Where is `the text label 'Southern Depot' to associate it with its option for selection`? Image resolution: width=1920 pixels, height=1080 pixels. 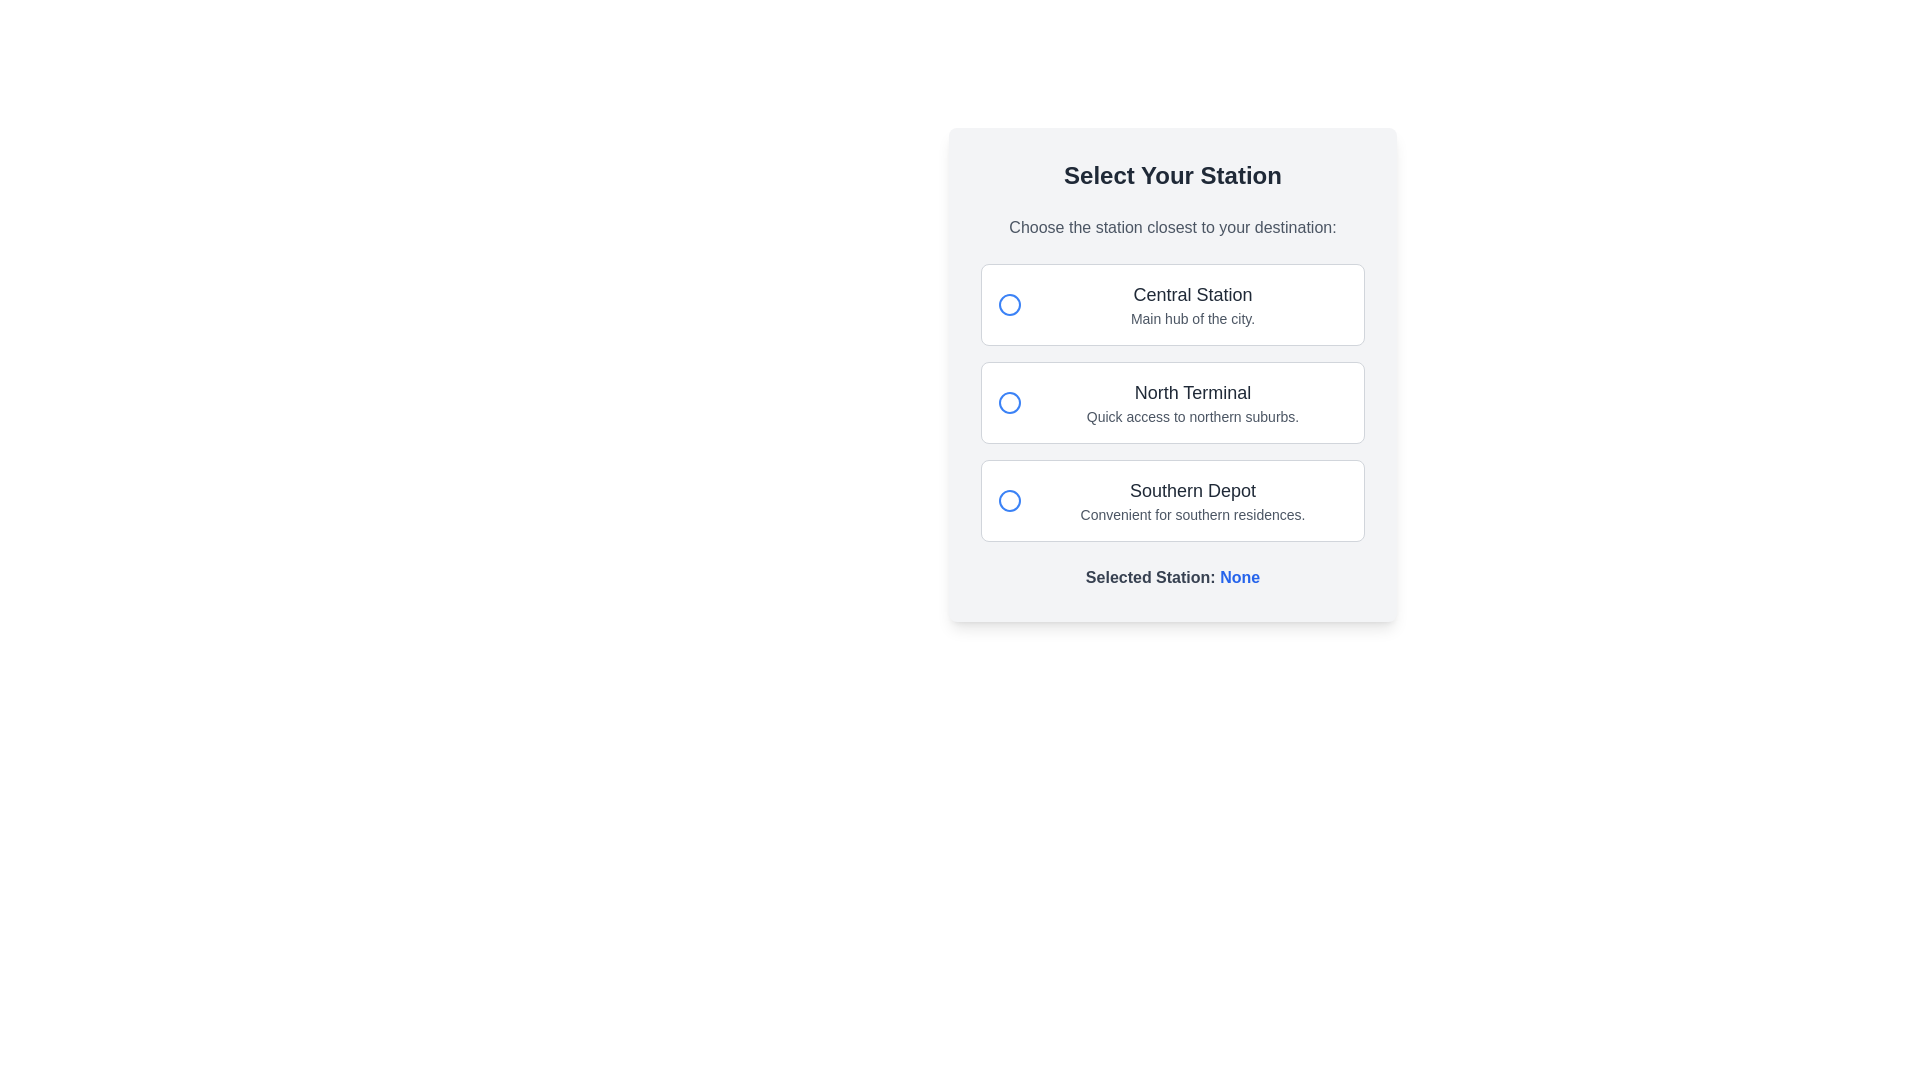
the text label 'Southern Depot' to associate it with its option for selection is located at coordinates (1193, 490).